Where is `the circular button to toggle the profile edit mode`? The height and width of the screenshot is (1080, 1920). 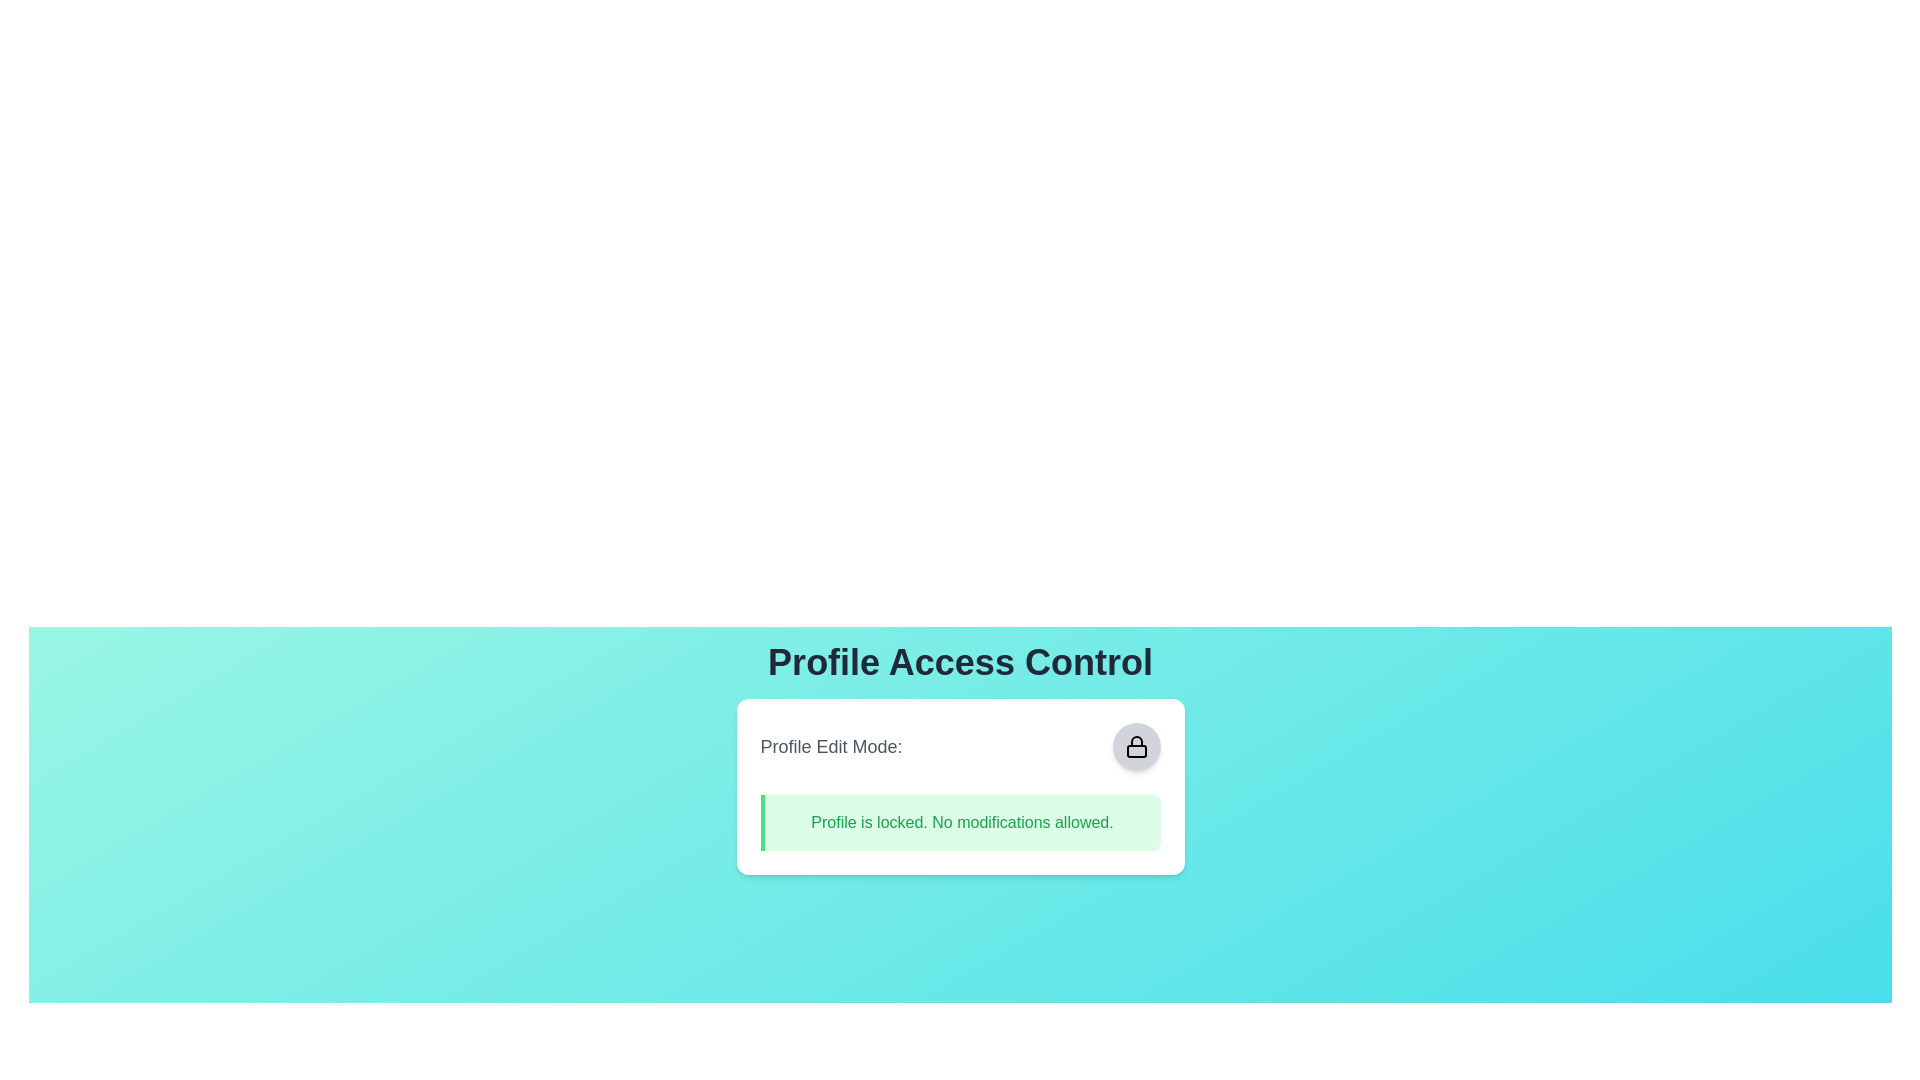
the circular button to toggle the profile edit mode is located at coordinates (1136, 747).